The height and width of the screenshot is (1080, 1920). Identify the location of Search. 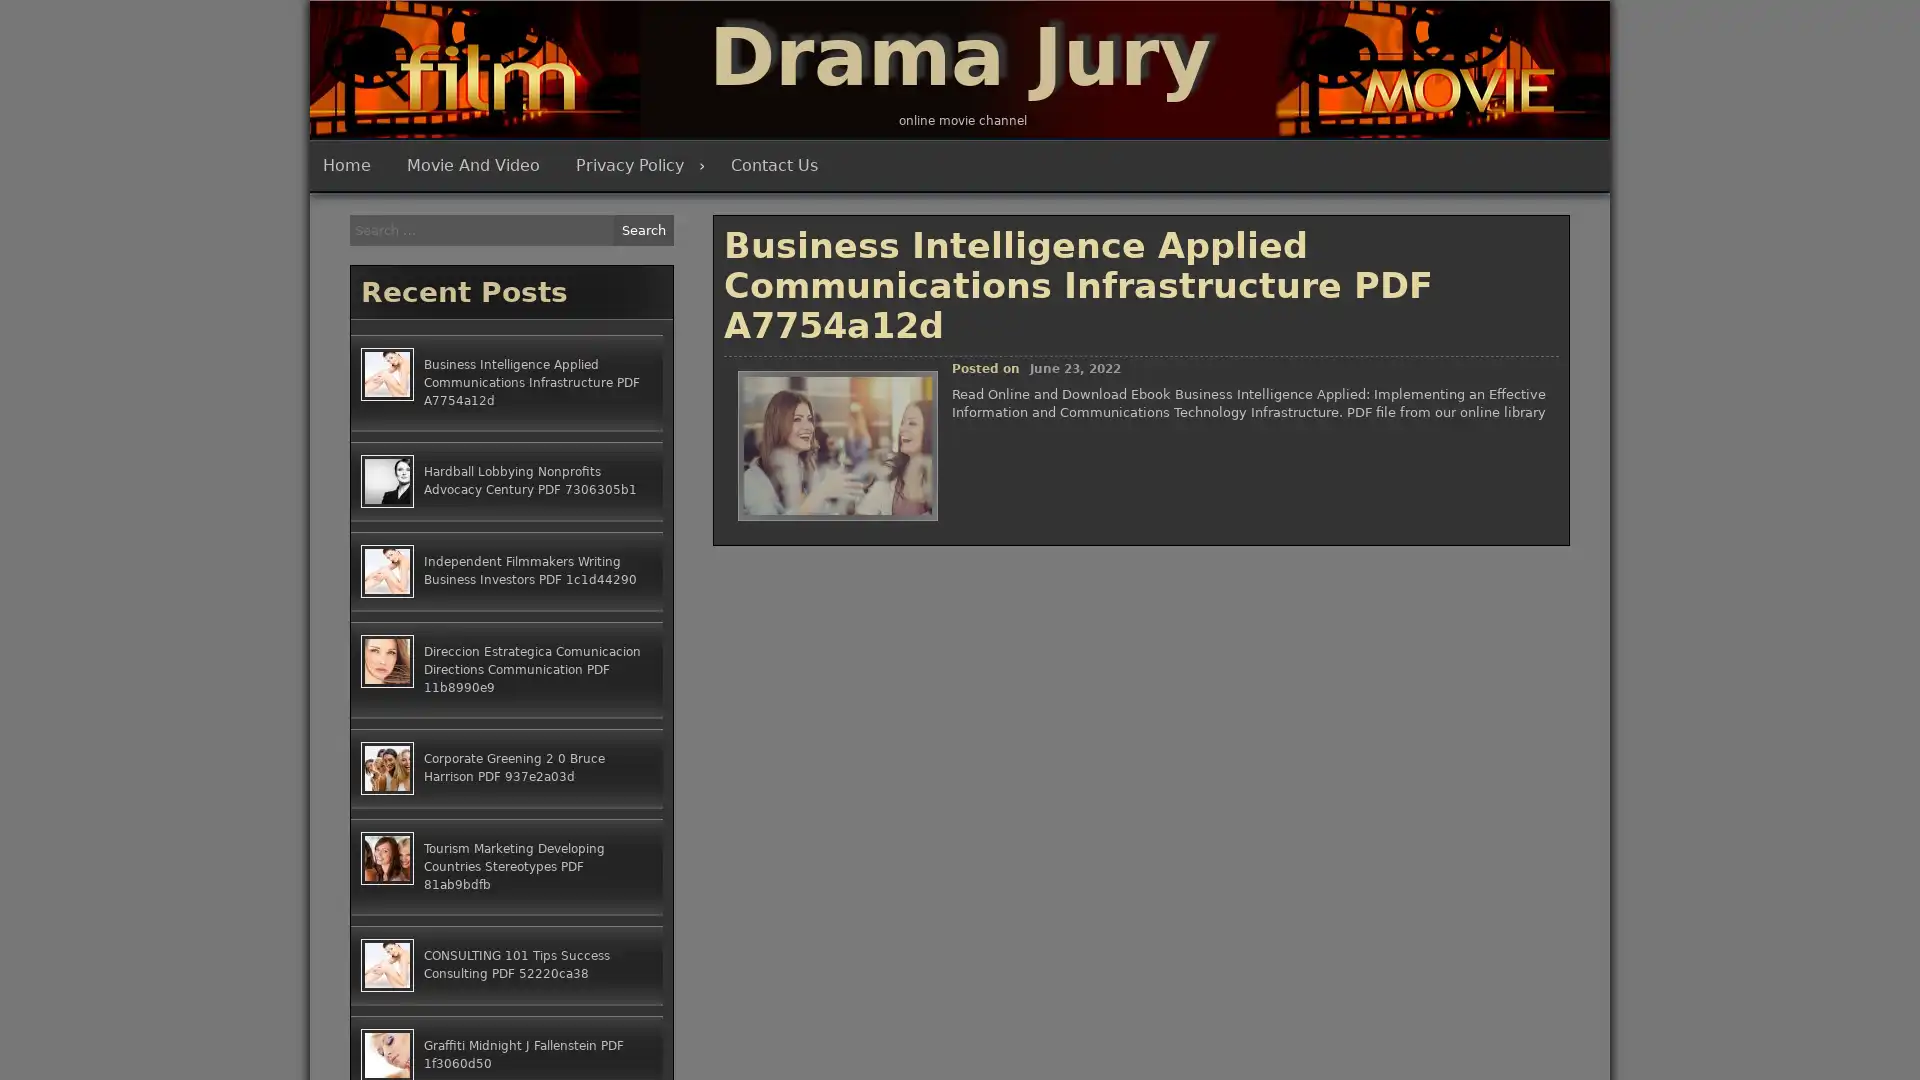
(643, 229).